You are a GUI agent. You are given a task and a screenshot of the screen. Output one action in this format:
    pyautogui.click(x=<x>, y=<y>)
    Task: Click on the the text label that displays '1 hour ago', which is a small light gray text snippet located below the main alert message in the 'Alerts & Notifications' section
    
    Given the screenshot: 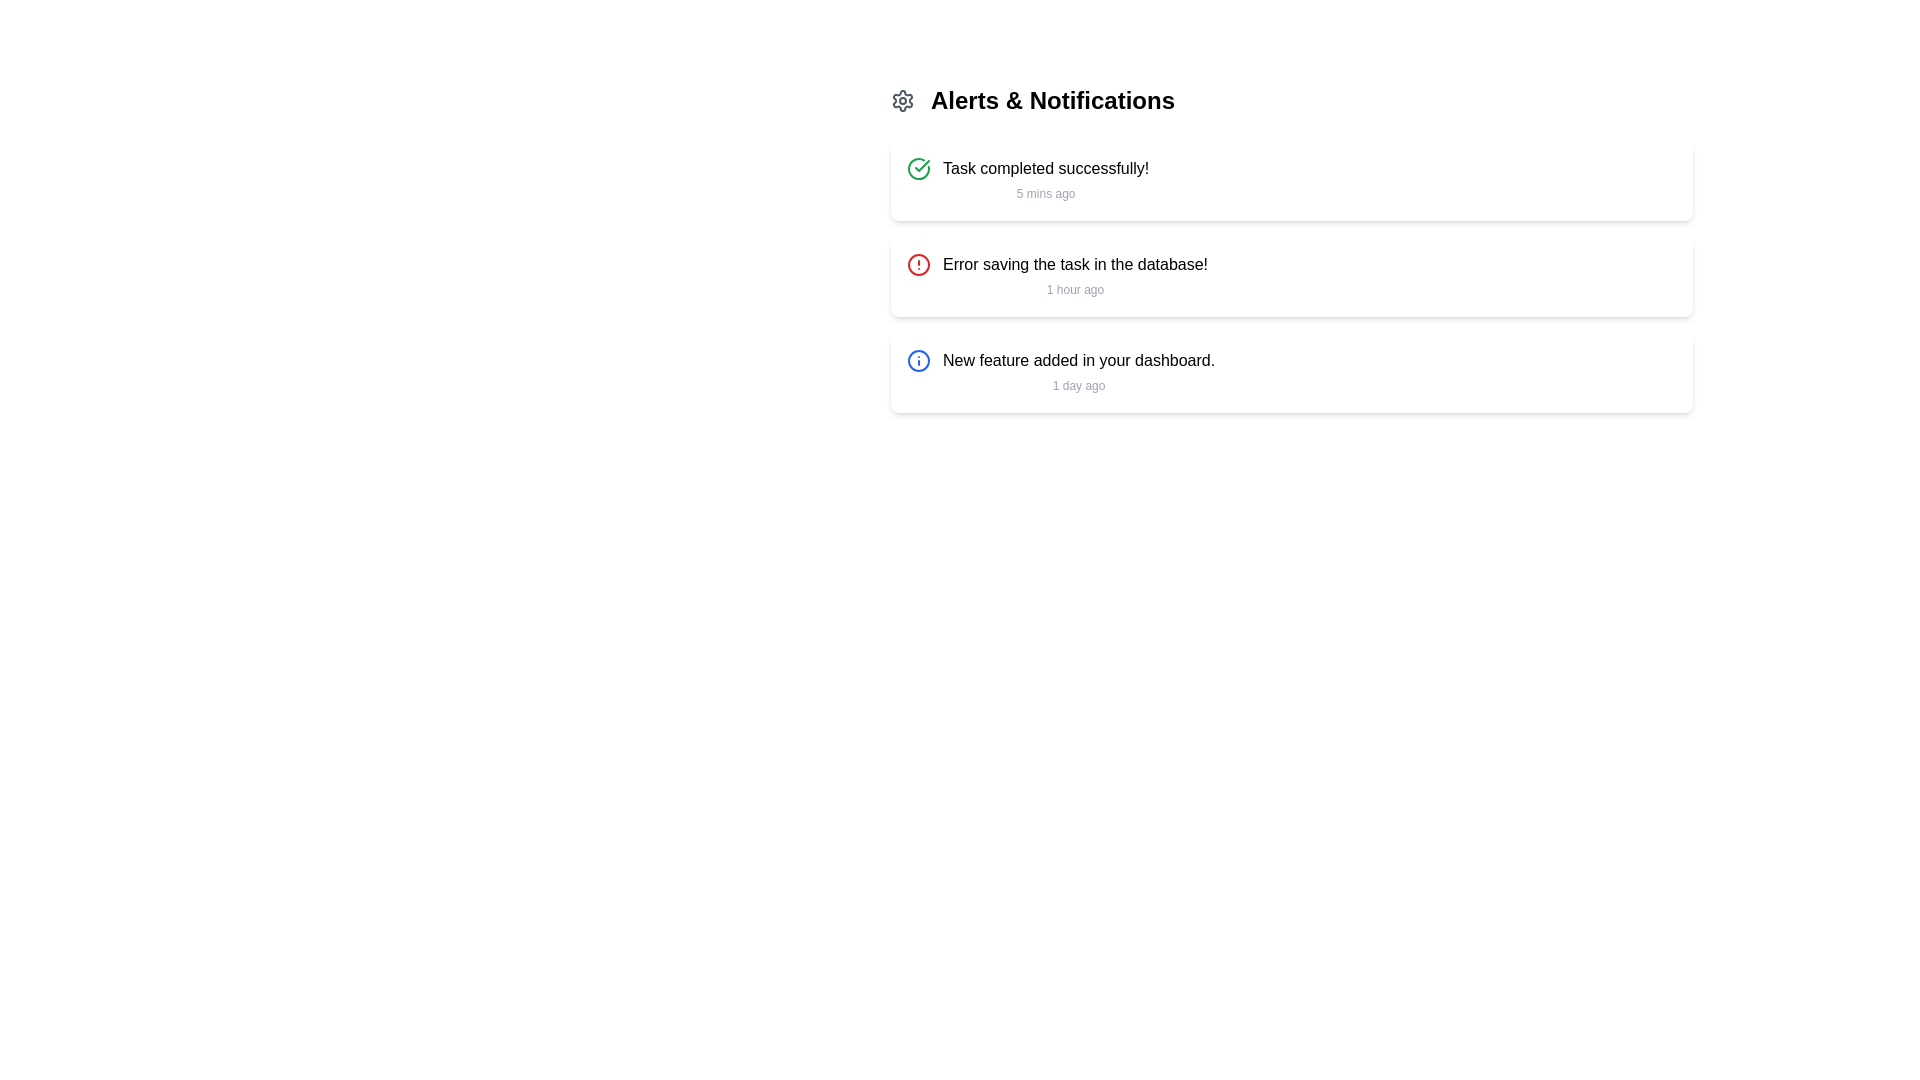 What is the action you would take?
    pyautogui.click(x=1074, y=289)
    